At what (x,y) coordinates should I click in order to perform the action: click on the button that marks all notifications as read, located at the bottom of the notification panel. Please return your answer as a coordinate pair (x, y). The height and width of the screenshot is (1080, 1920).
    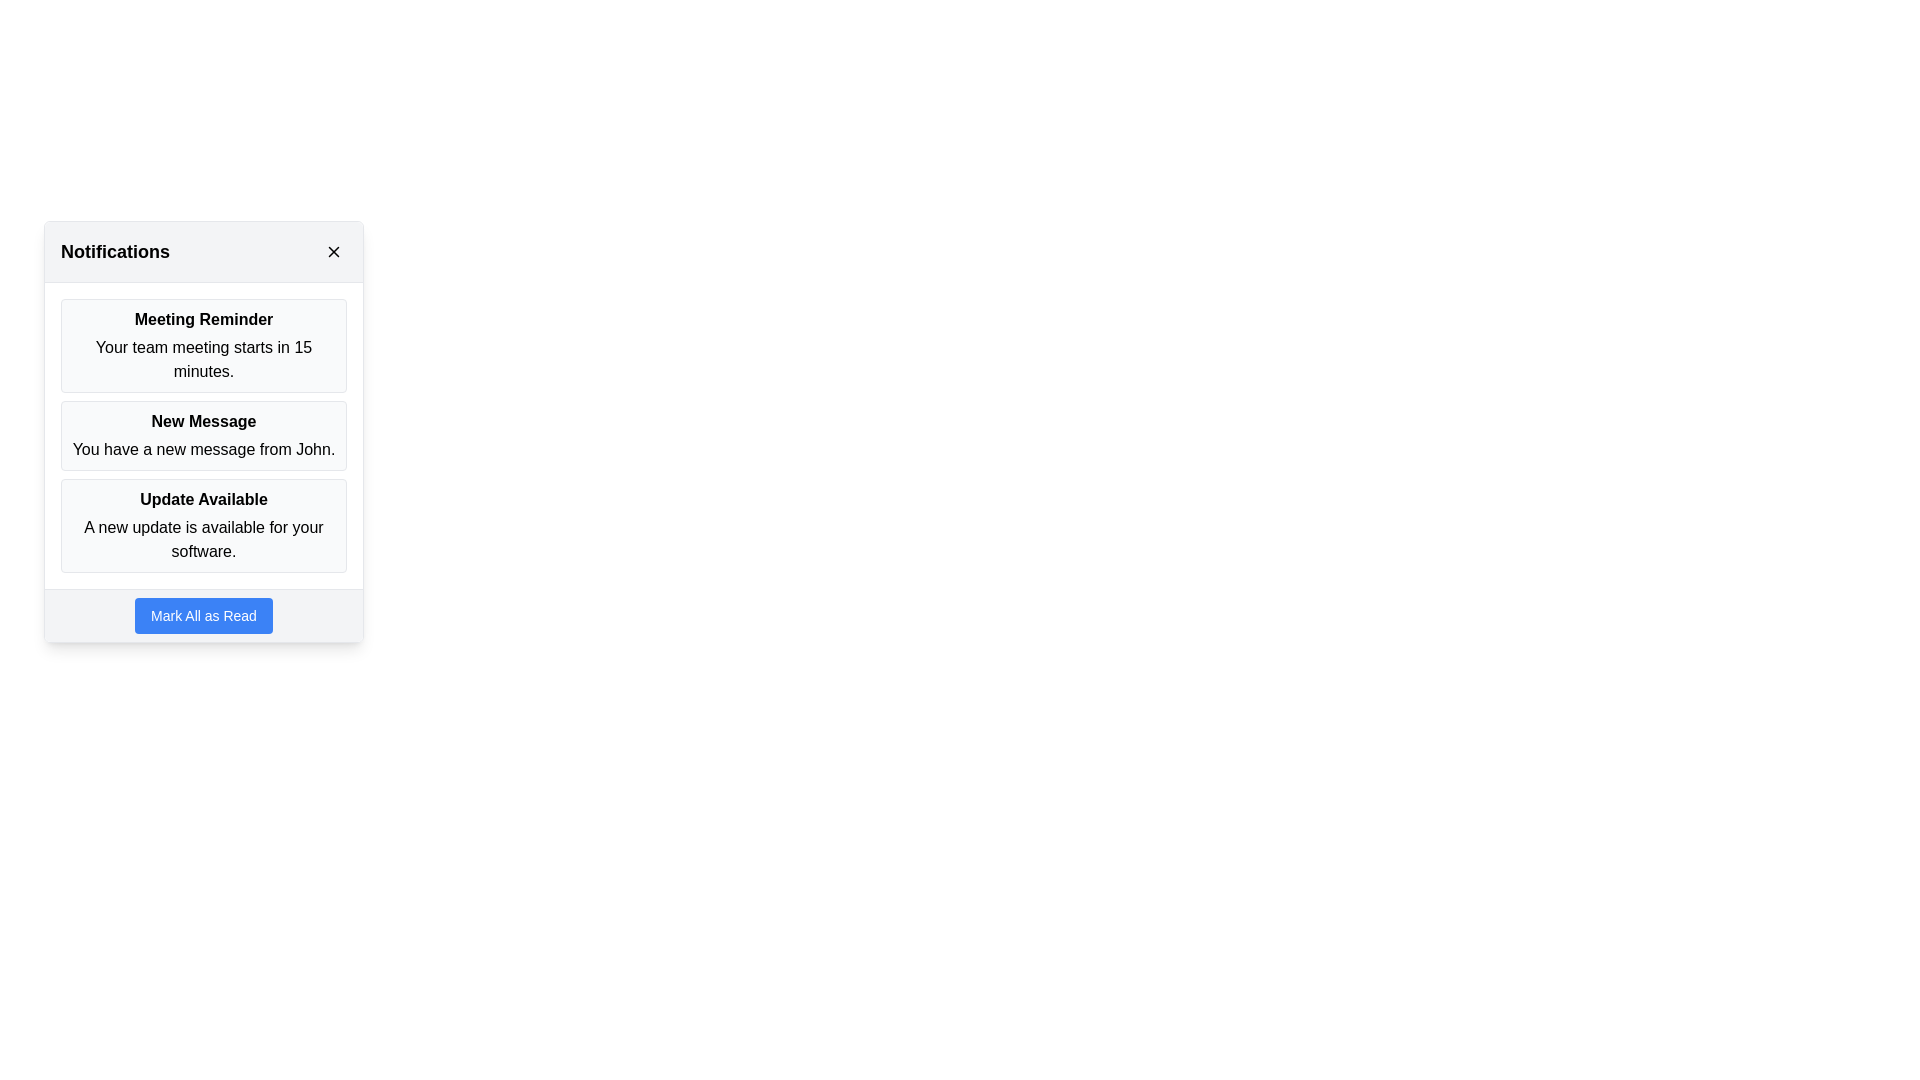
    Looking at the image, I should click on (203, 615).